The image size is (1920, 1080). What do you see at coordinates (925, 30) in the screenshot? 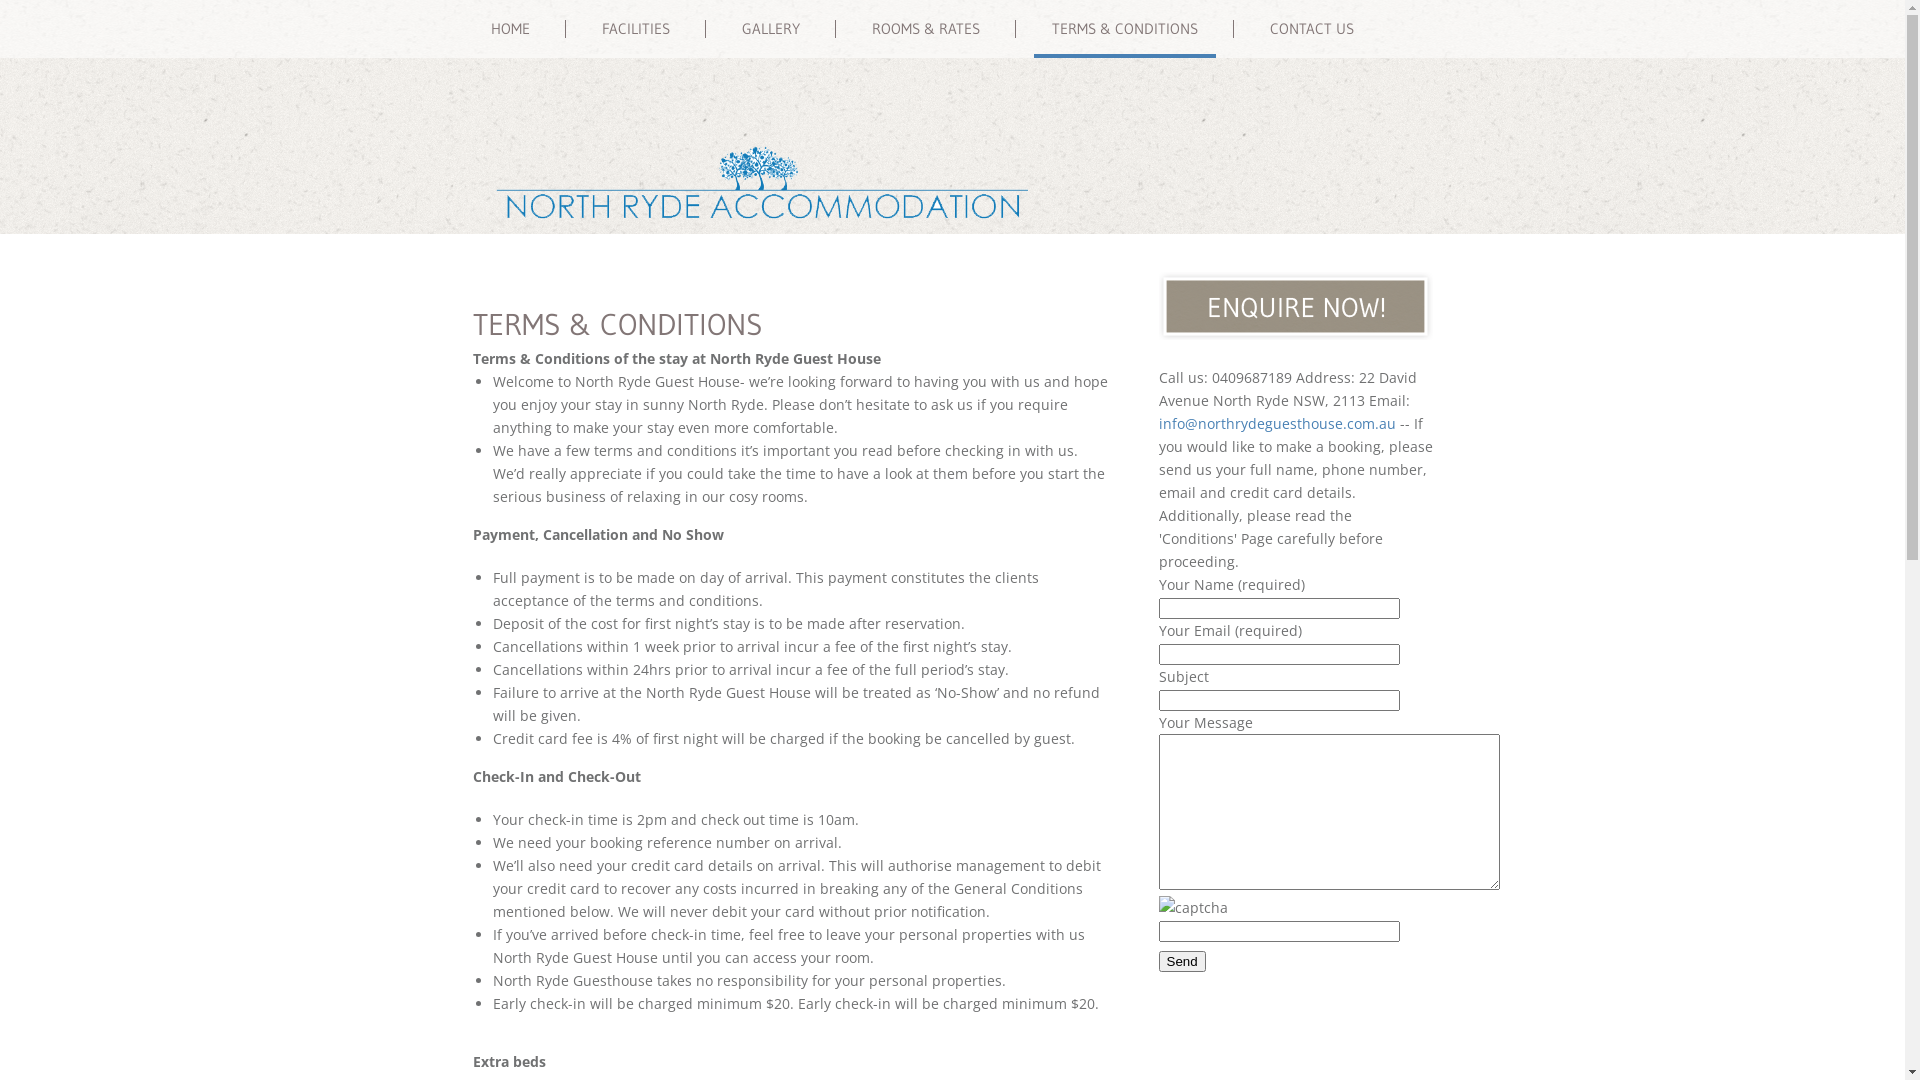
I see `'ROOMS & RATES'` at bounding box center [925, 30].